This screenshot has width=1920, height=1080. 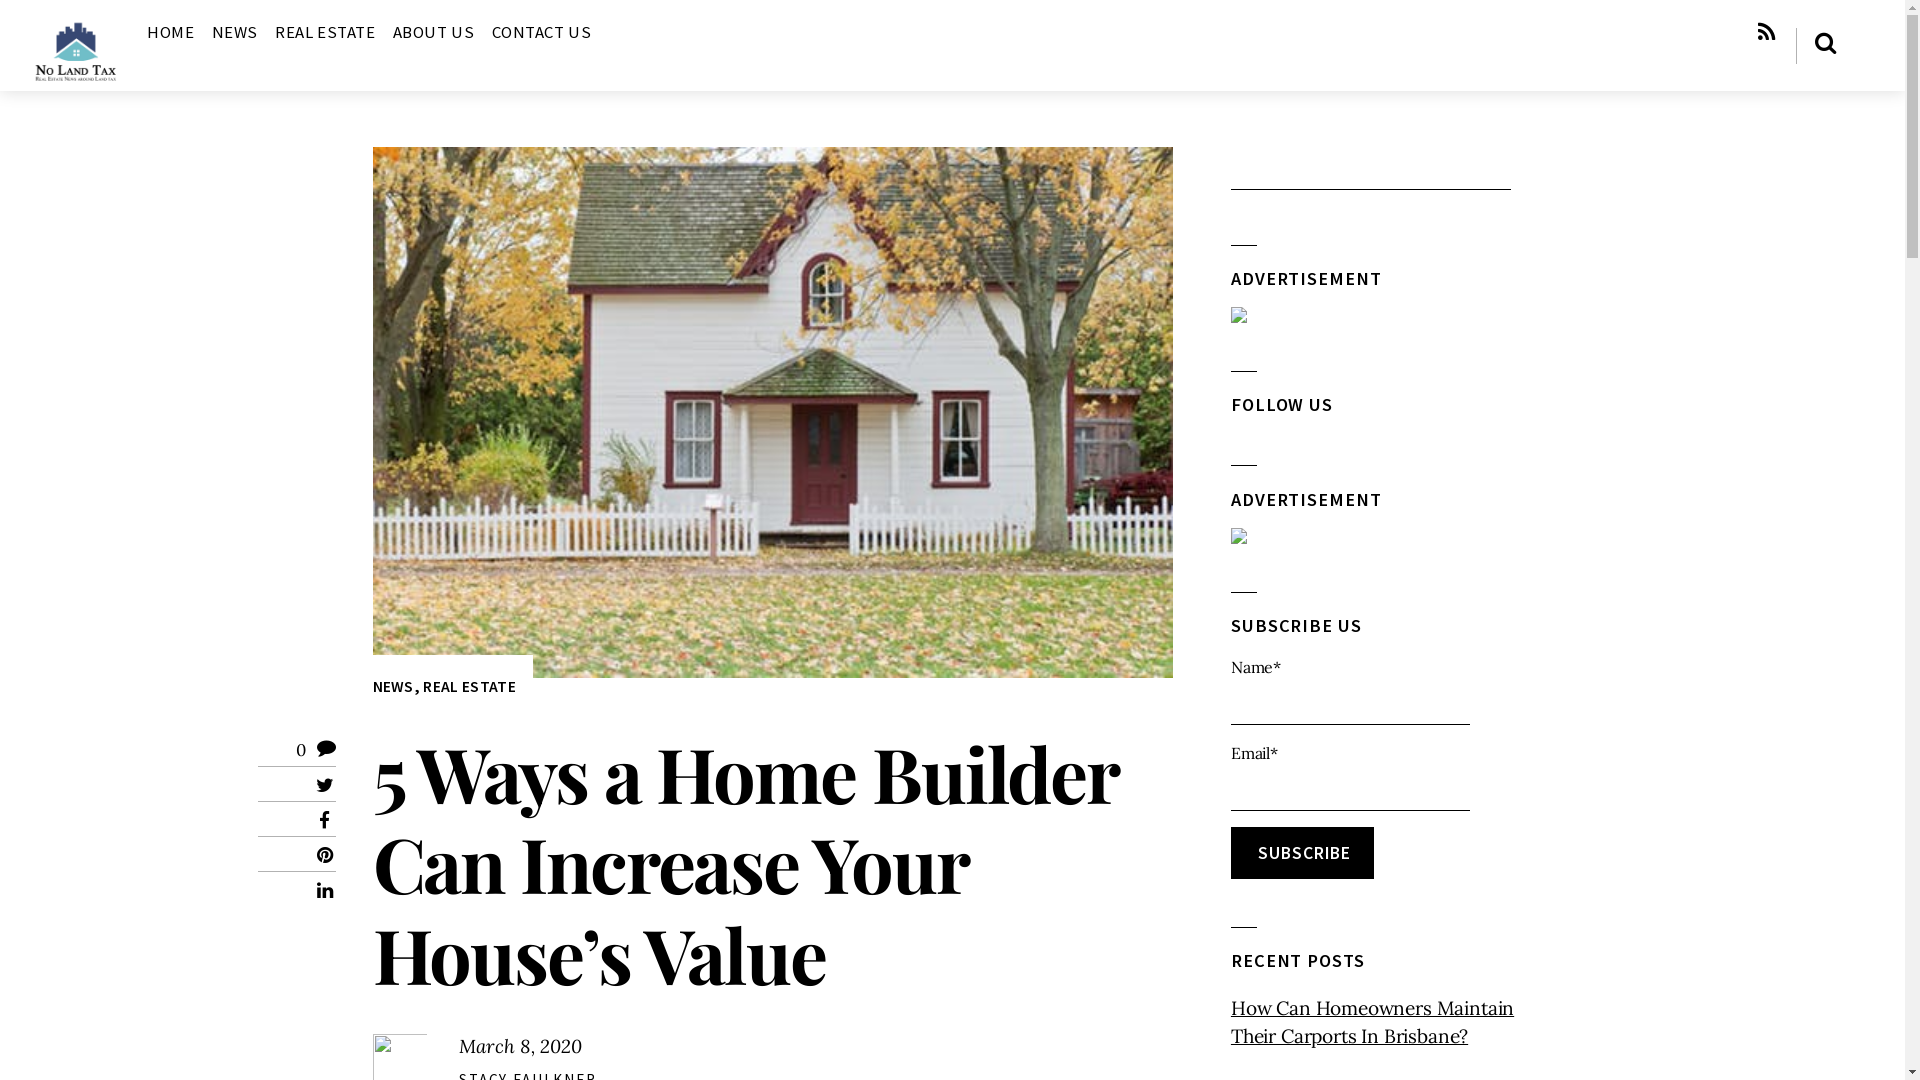 I want to click on 'Twitter', so click(x=312, y=784).